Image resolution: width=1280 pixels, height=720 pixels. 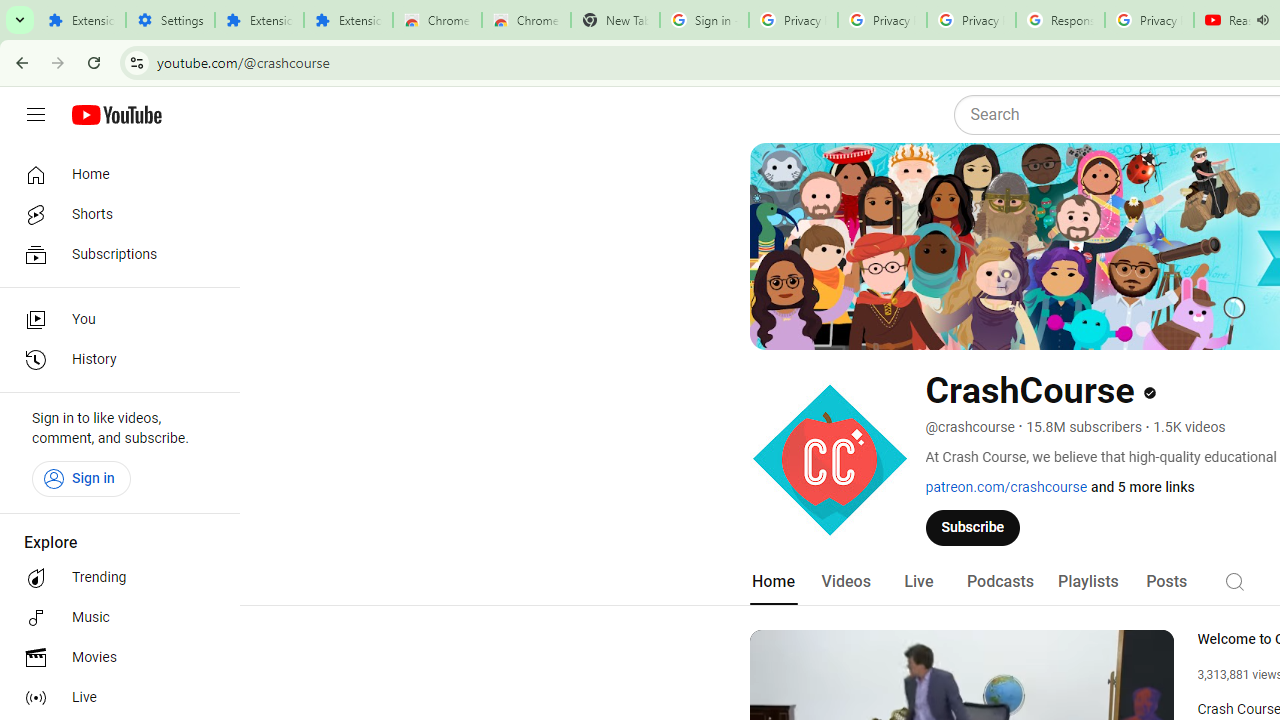 I want to click on 'Chrome Web Store', so click(x=436, y=20).